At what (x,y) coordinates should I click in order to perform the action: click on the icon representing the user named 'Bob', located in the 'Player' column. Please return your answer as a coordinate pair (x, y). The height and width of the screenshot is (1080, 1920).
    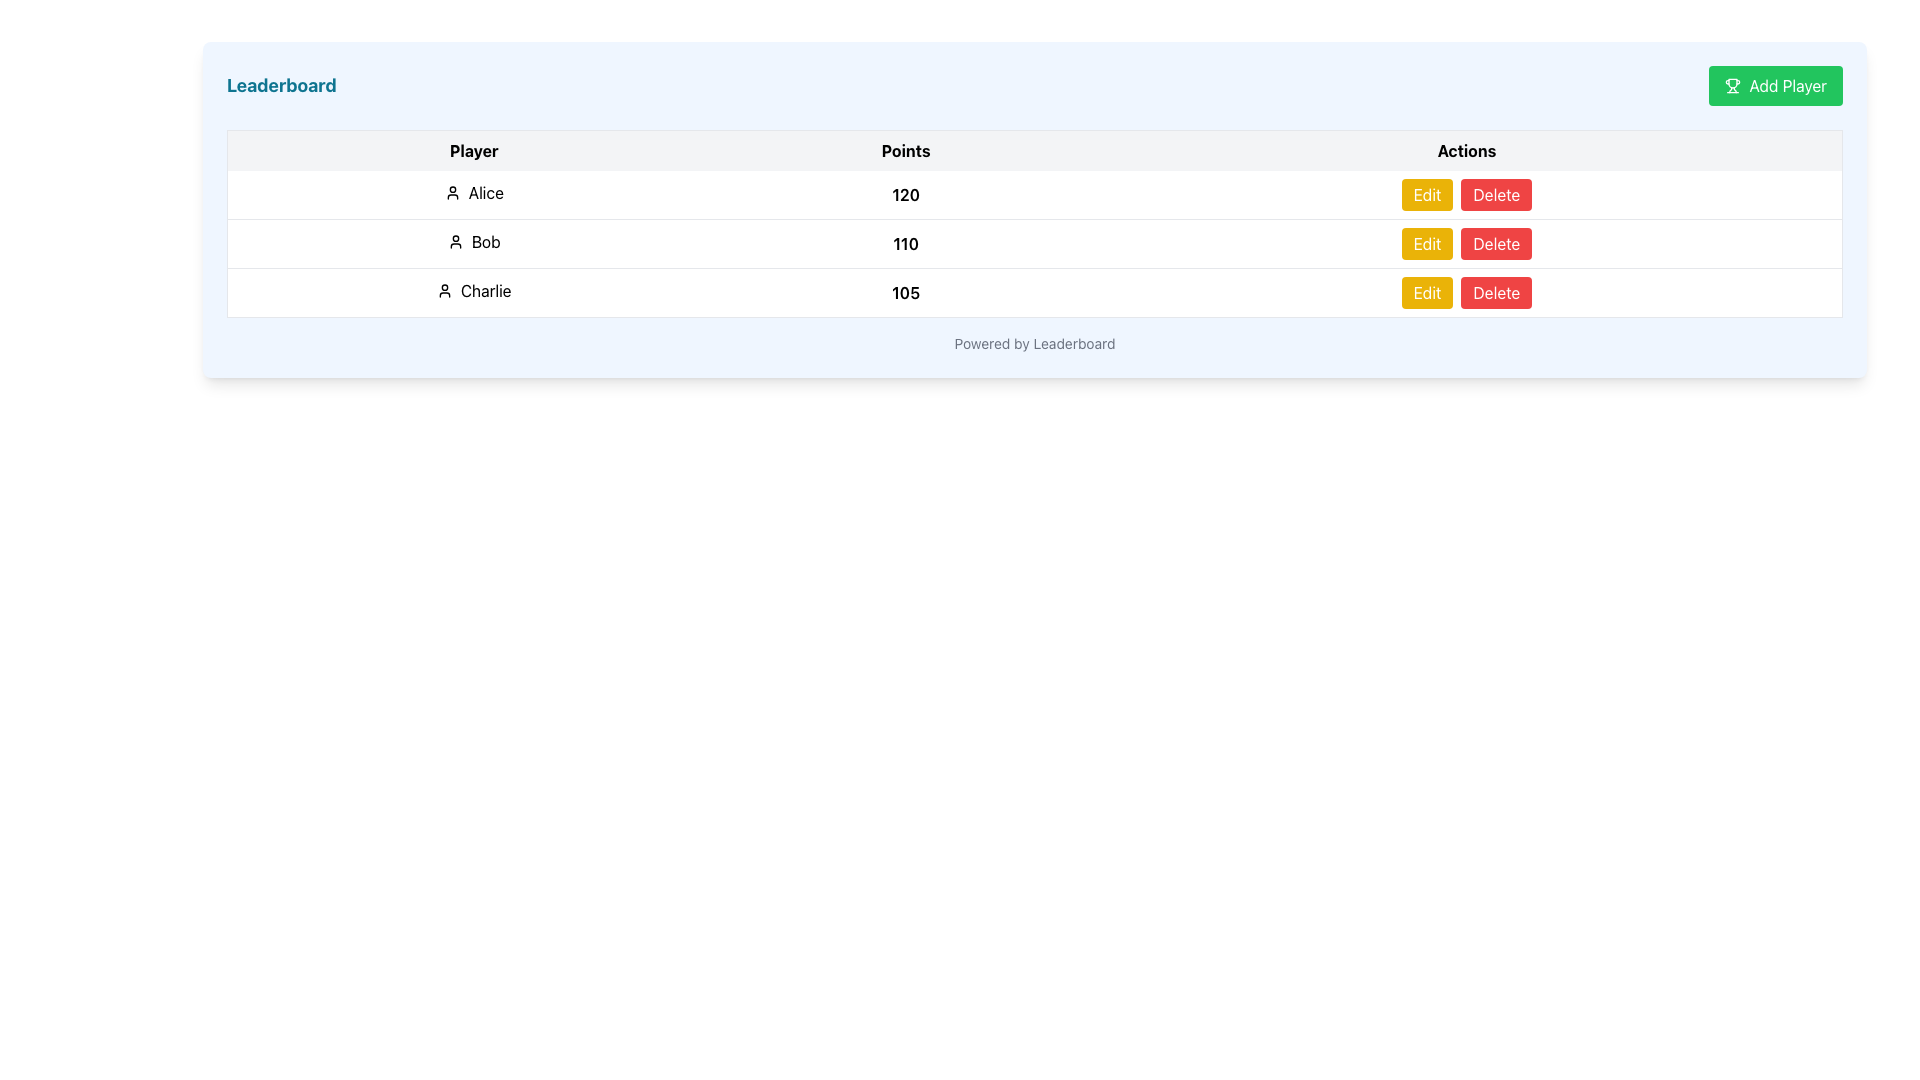
    Looking at the image, I should click on (454, 241).